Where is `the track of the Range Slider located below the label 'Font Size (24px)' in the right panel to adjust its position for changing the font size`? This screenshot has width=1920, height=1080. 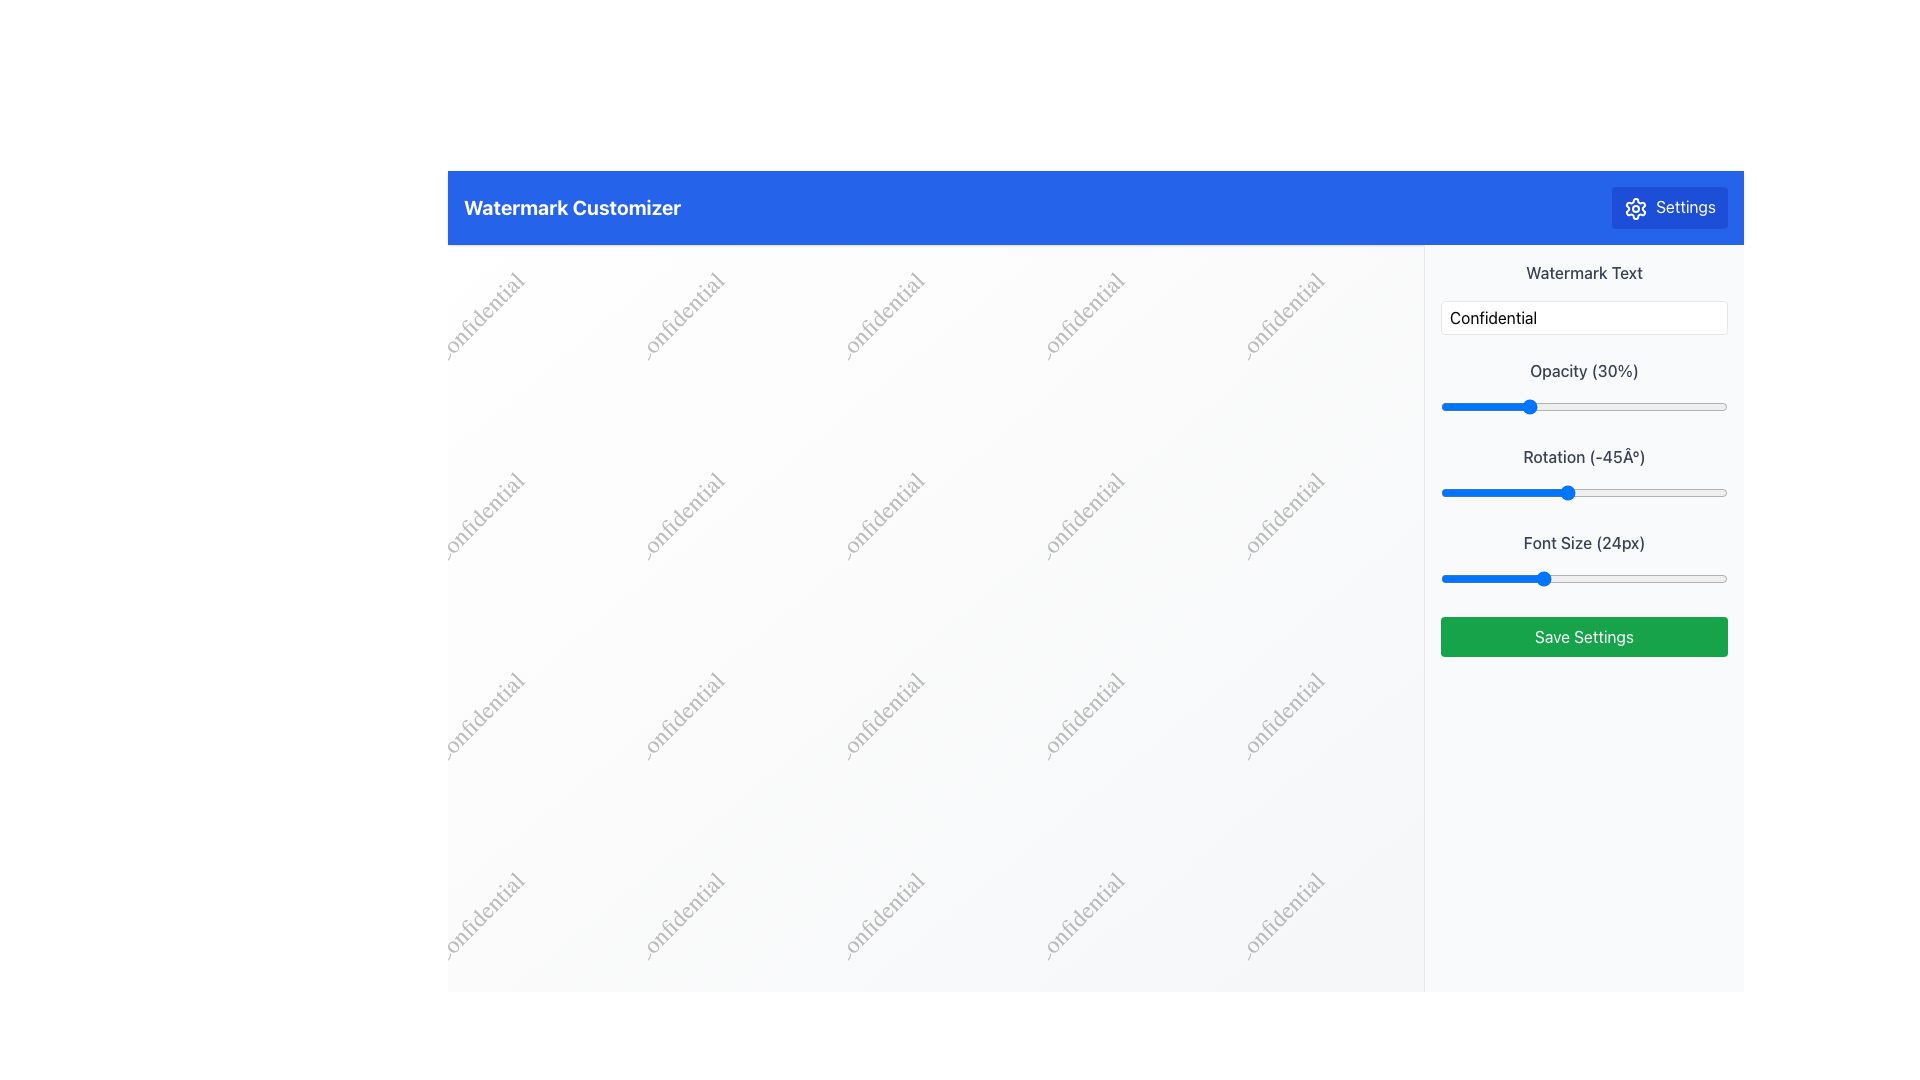
the track of the Range Slider located below the label 'Font Size (24px)' in the right panel to adjust its position for changing the font size is located at coordinates (1583, 578).